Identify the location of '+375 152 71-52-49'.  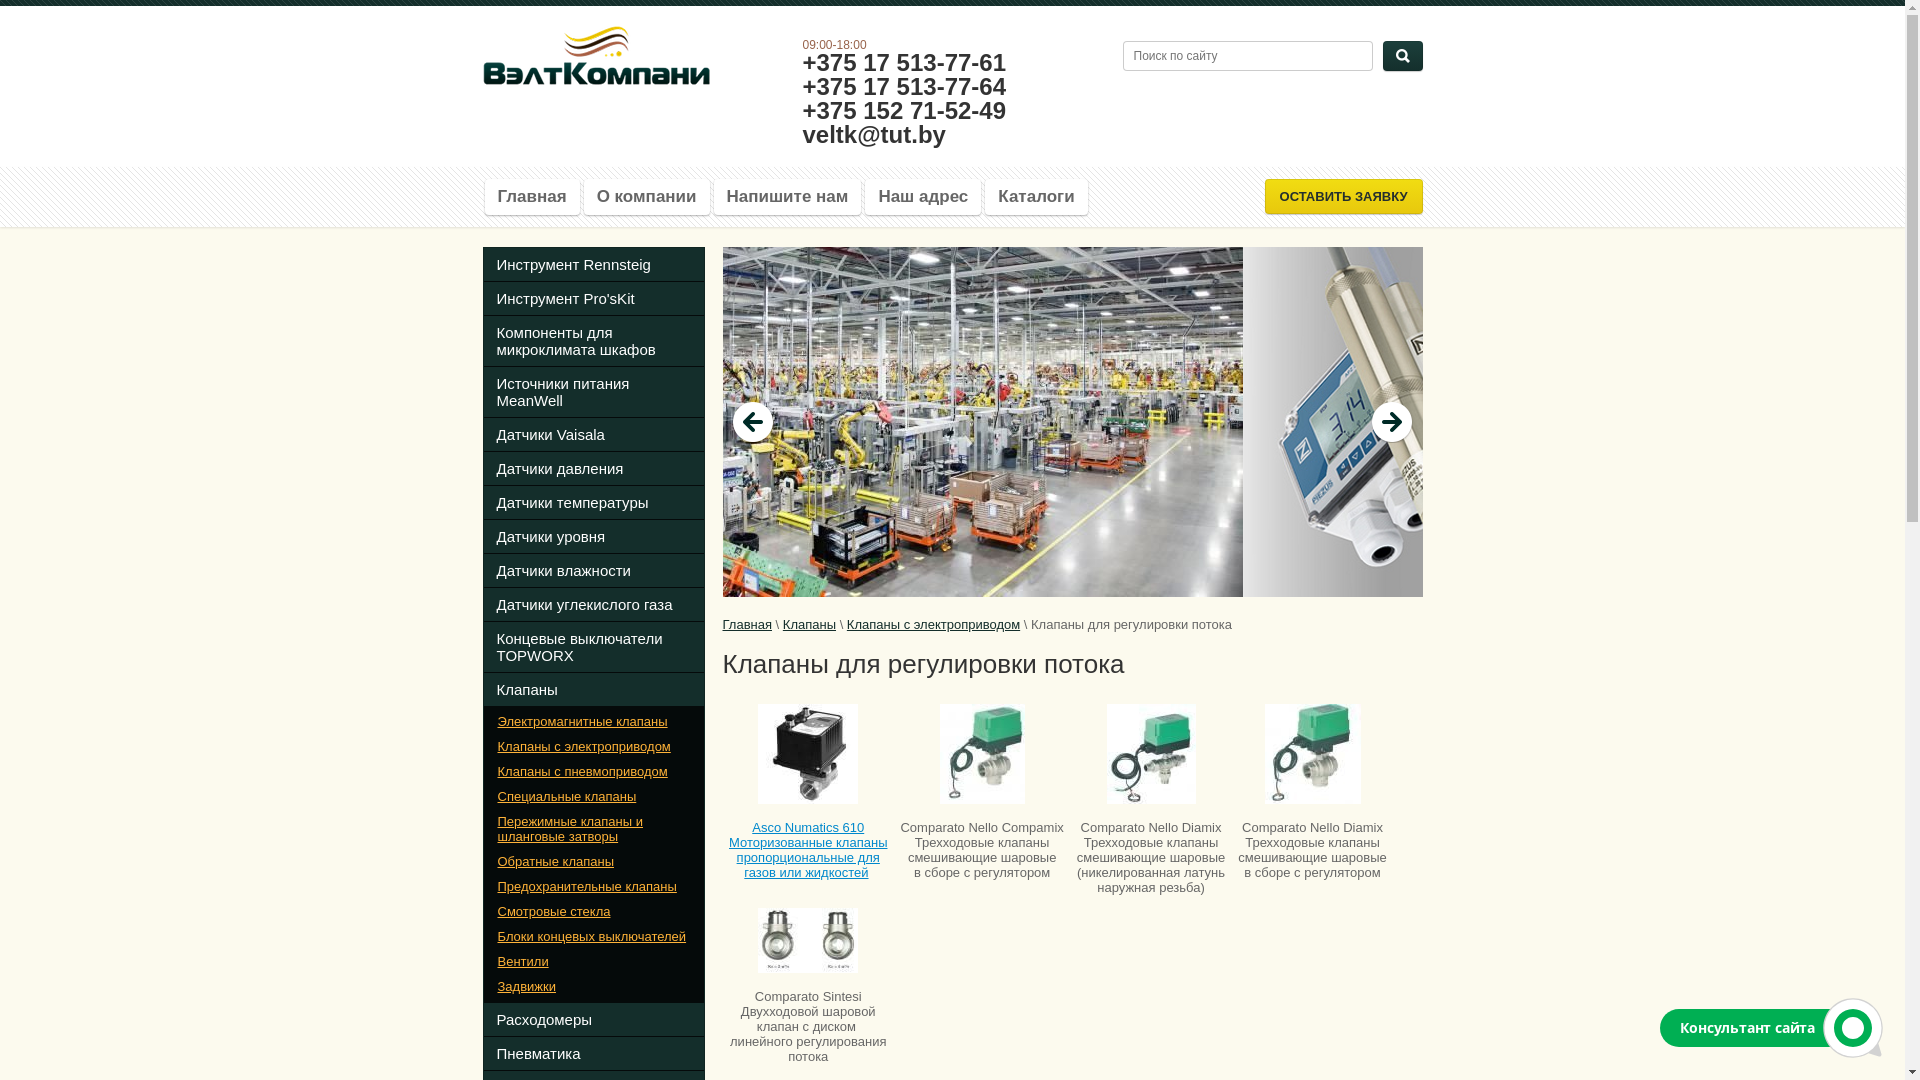
(902, 110).